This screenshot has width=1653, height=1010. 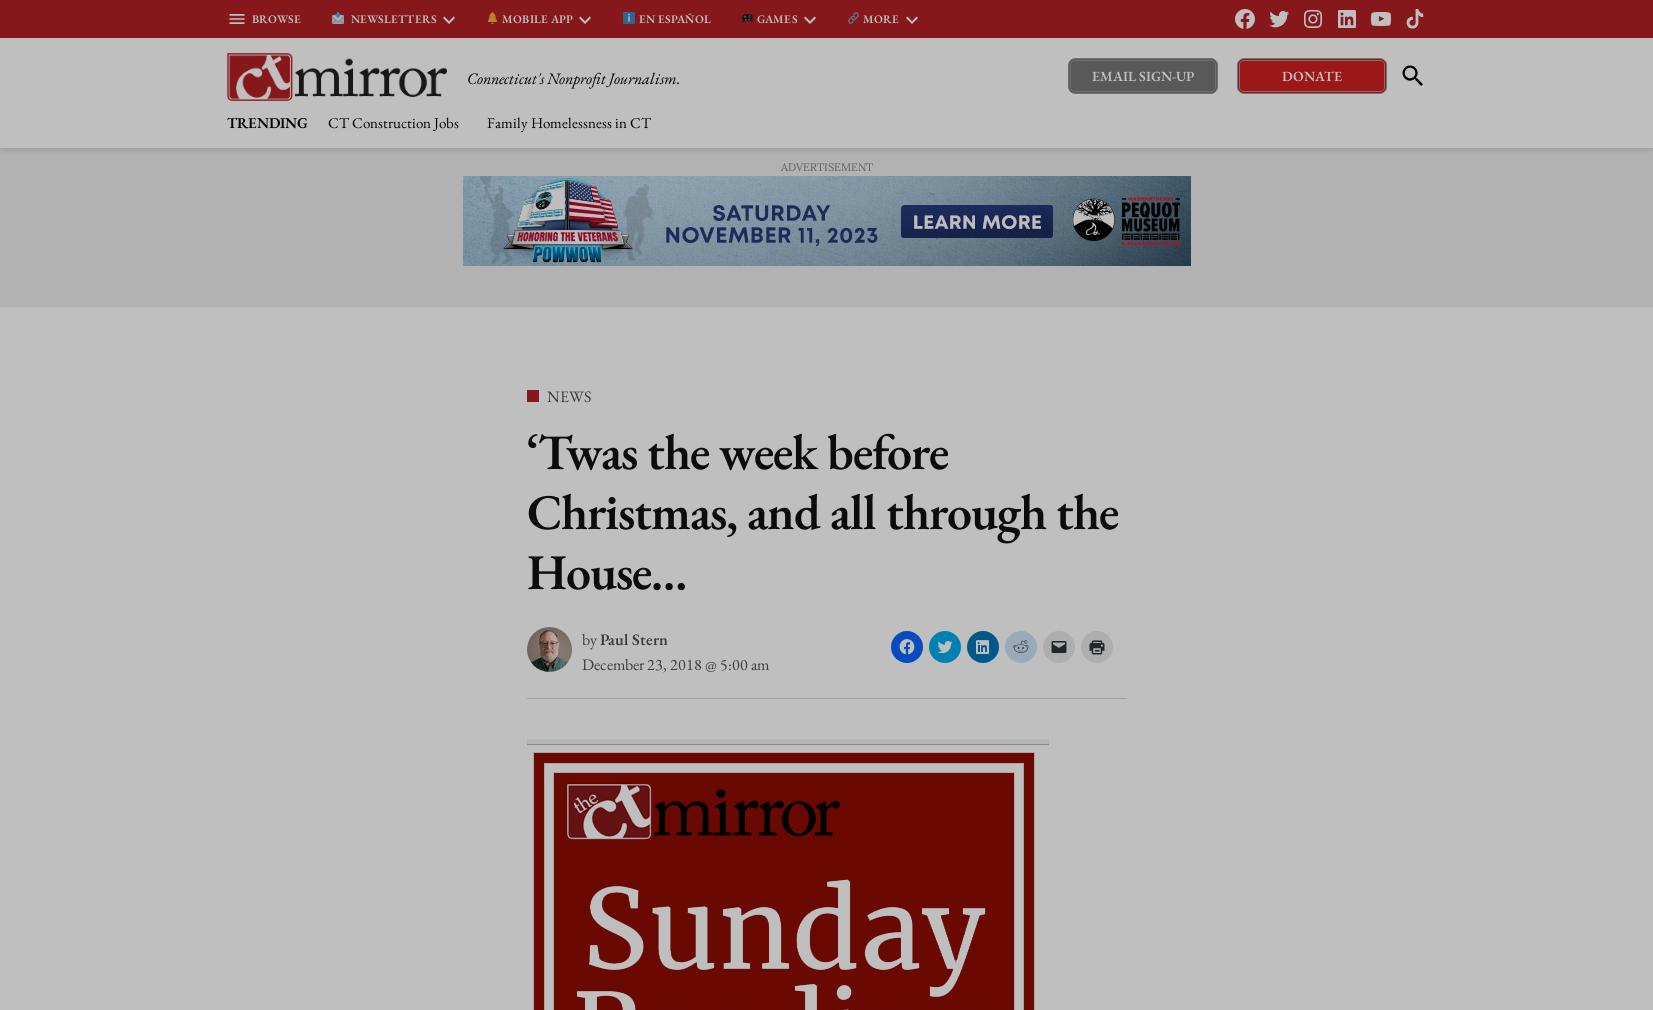 What do you see at coordinates (388, 16) in the screenshot?
I see `'Newsletters'` at bounding box center [388, 16].